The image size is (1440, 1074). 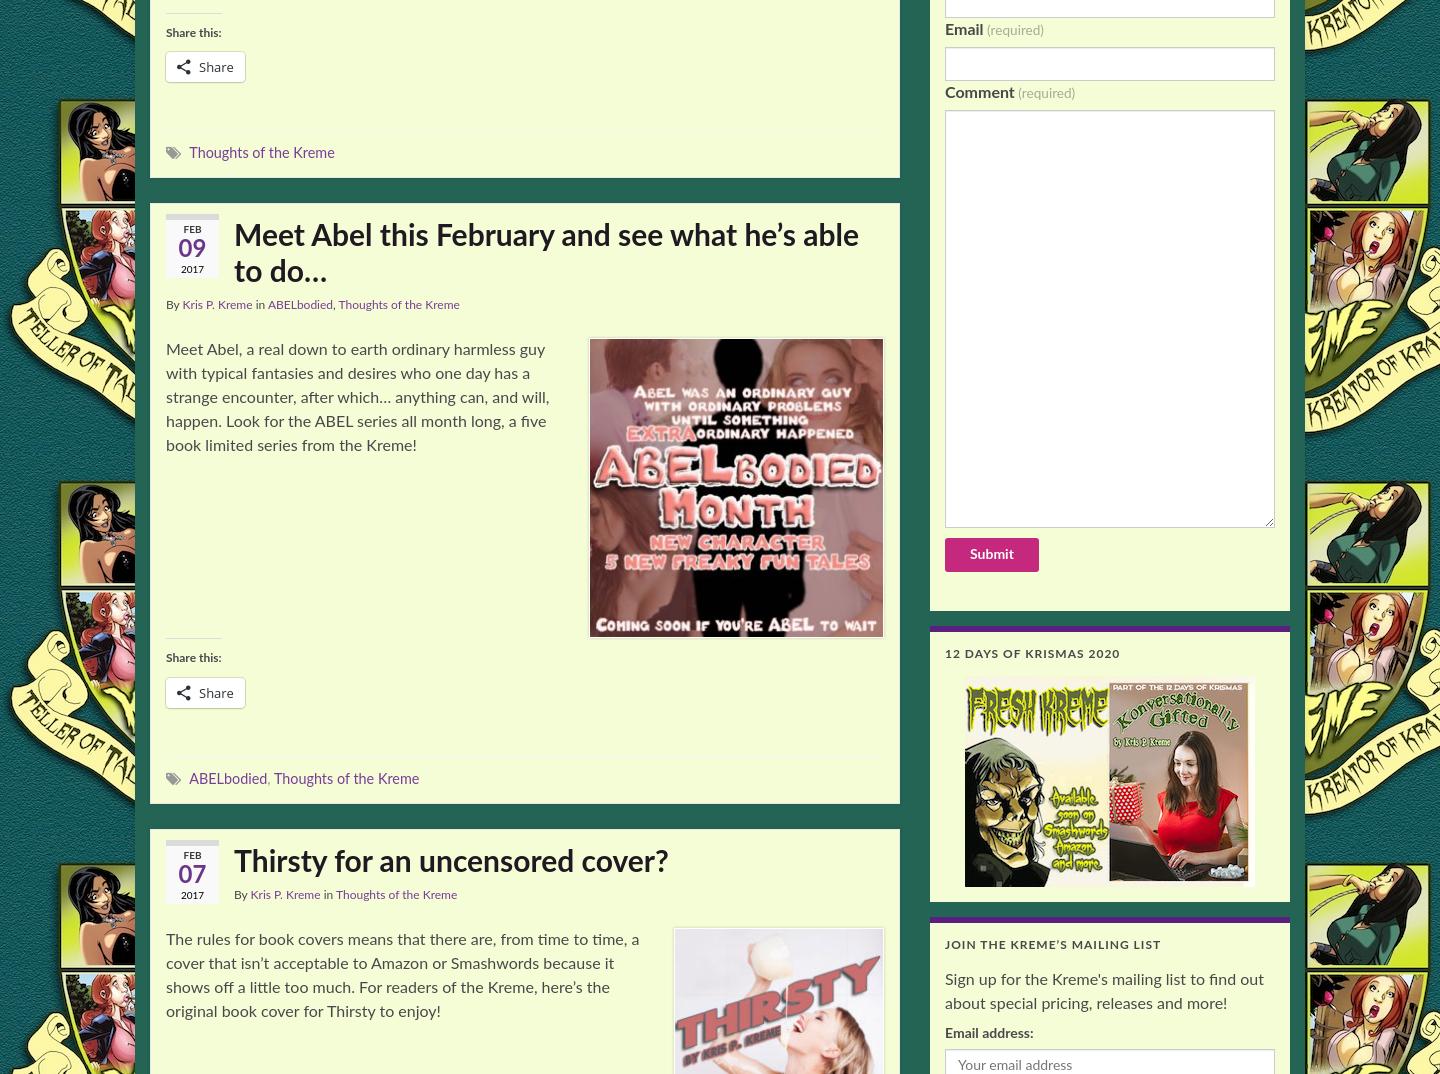 What do you see at coordinates (546, 253) in the screenshot?
I see `'Meet Abel this February and see what he’s able to do…'` at bounding box center [546, 253].